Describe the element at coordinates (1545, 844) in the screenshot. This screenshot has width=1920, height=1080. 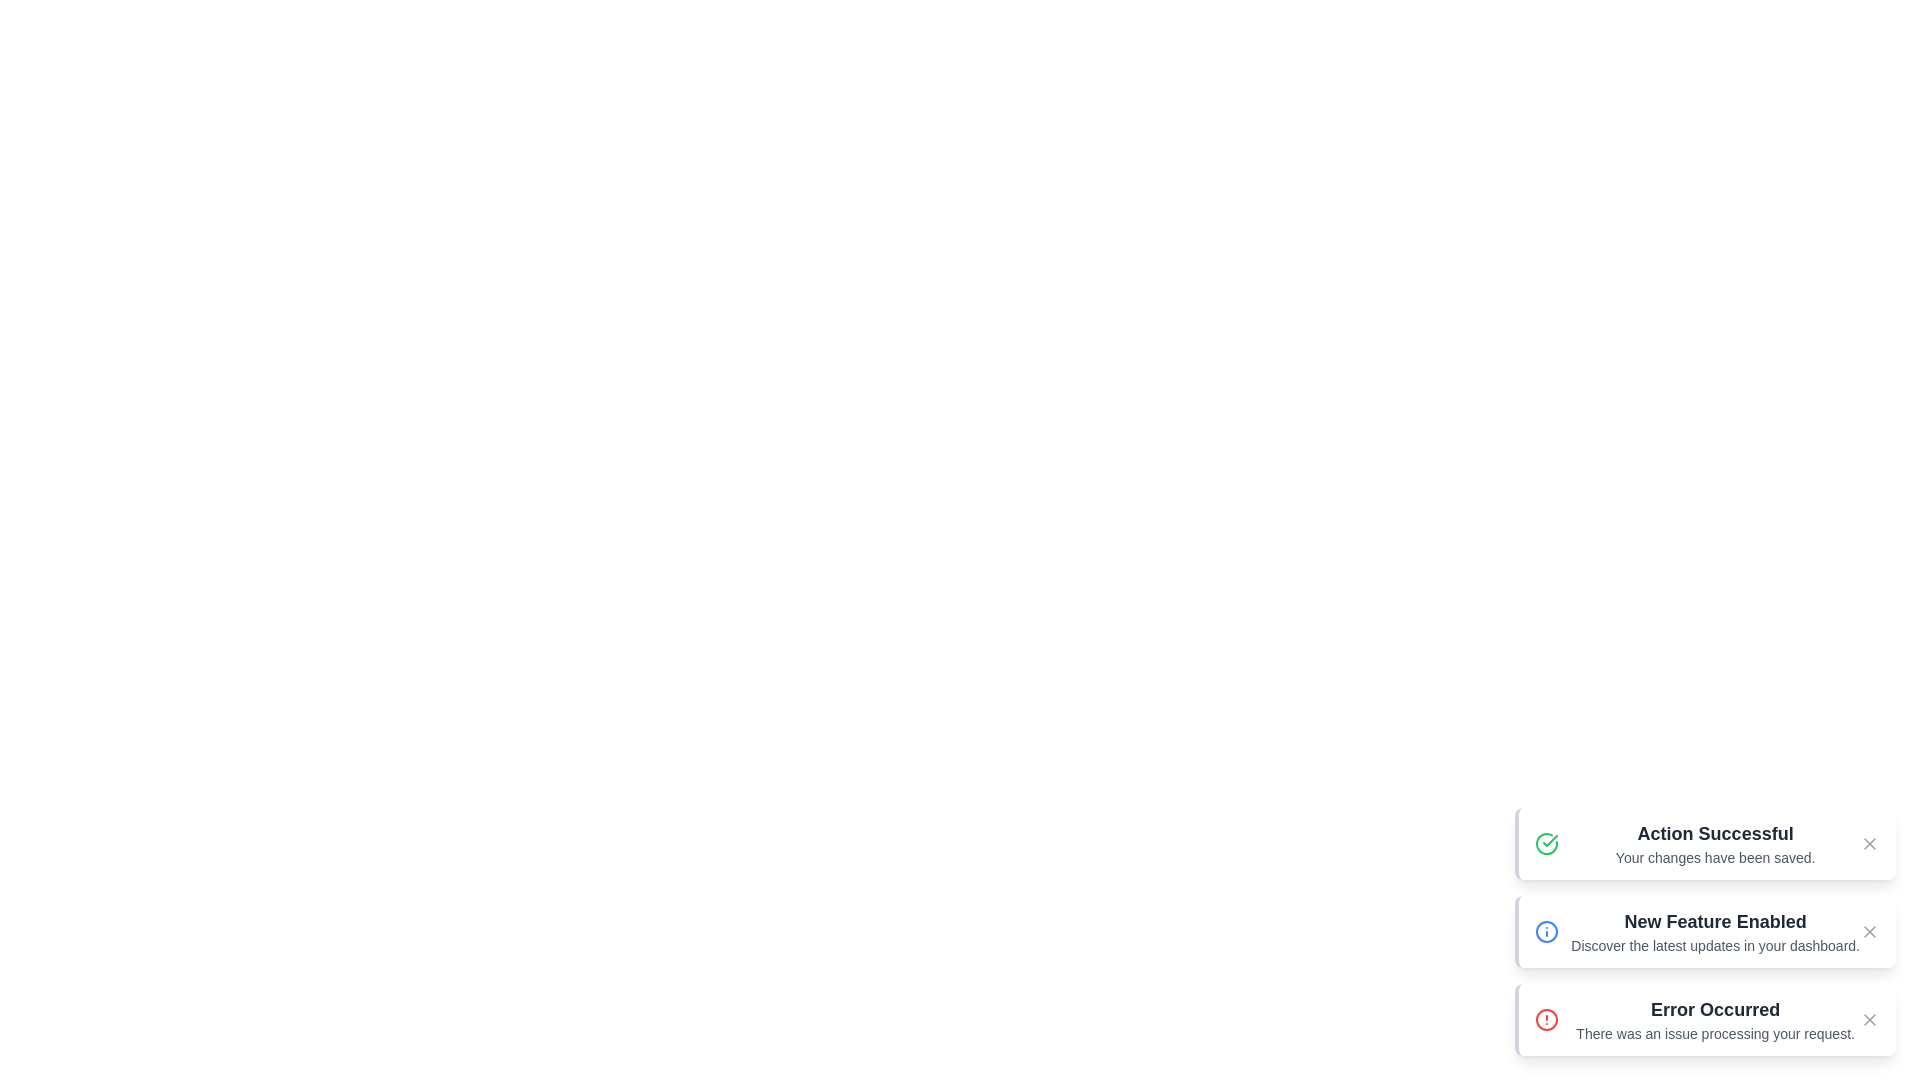
I see `the icon of the snackbar to identify its type` at that location.